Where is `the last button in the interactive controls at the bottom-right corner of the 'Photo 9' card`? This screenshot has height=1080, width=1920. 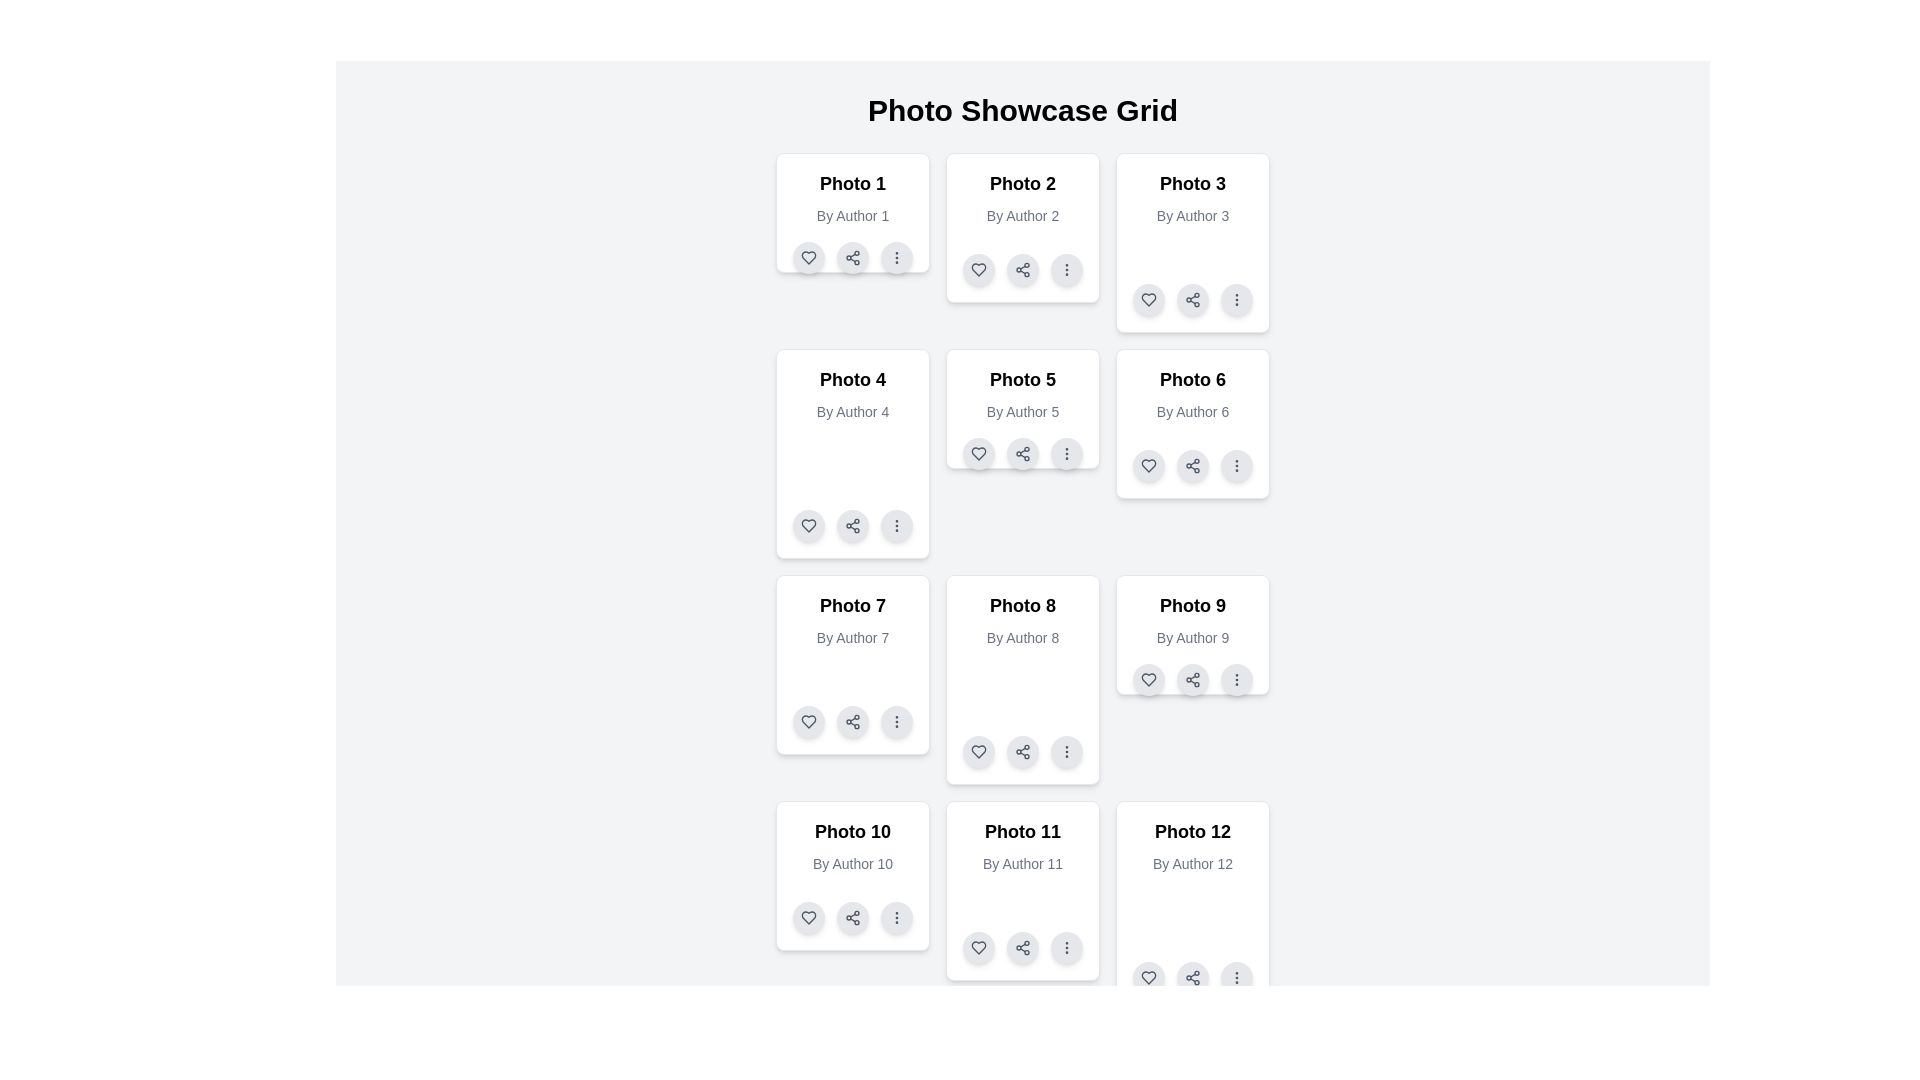
the last button in the interactive controls at the bottom-right corner of the 'Photo 9' card is located at coordinates (1236, 678).